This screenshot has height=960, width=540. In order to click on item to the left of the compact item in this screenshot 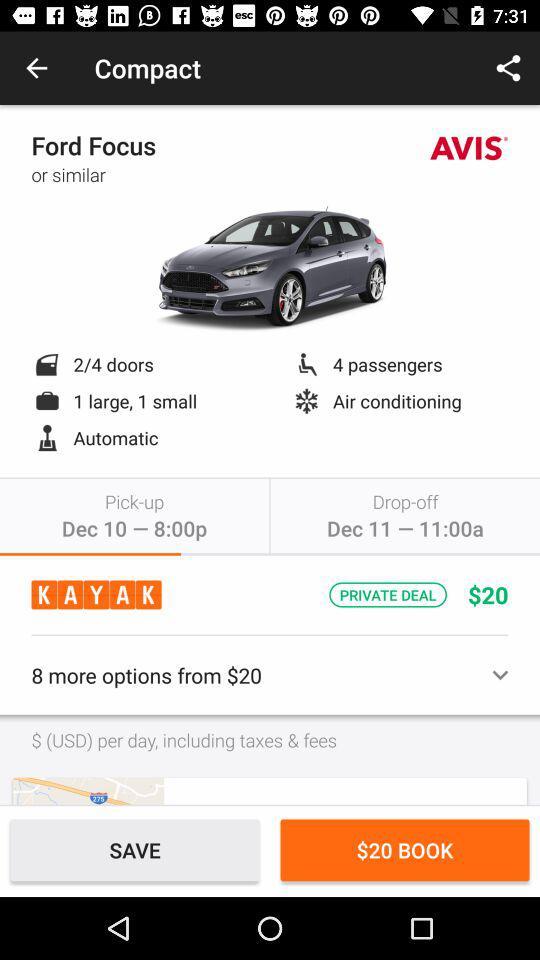, I will do `click(36, 68)`.